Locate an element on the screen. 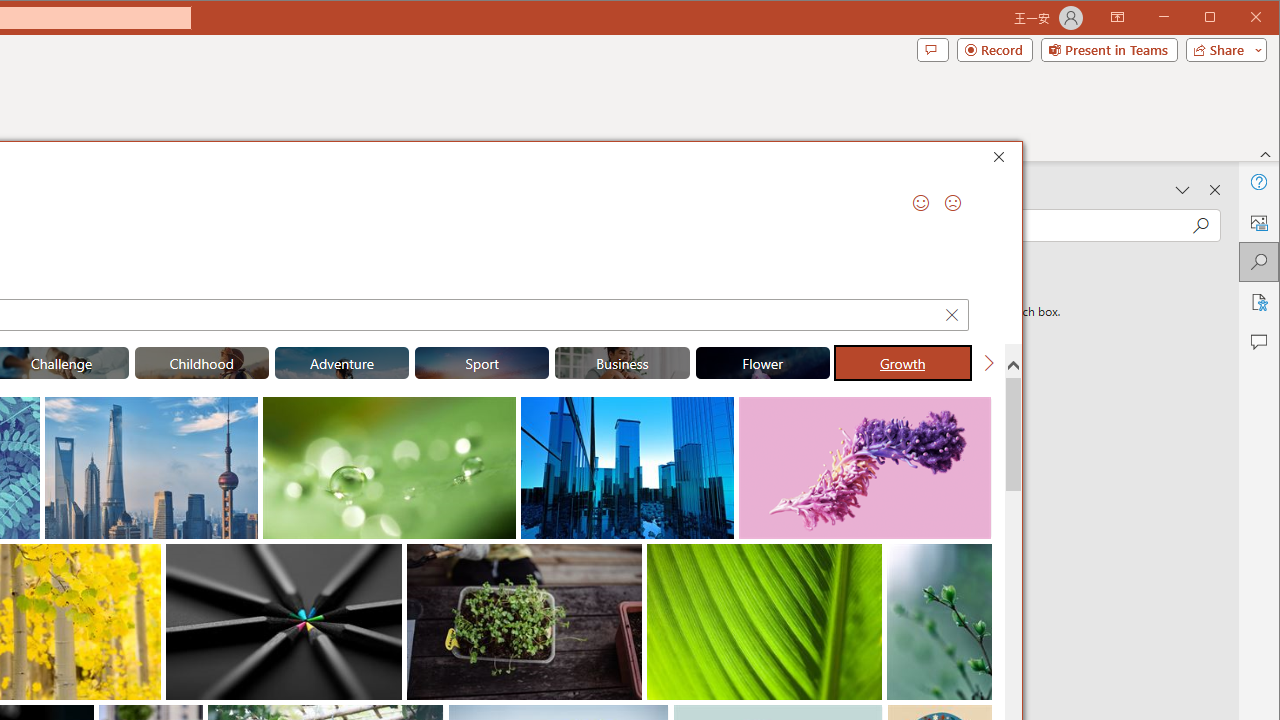 The height and width of the screenshot is (720, 1280). '"Business" Stock Images.' is located at coordinates (621, 362).